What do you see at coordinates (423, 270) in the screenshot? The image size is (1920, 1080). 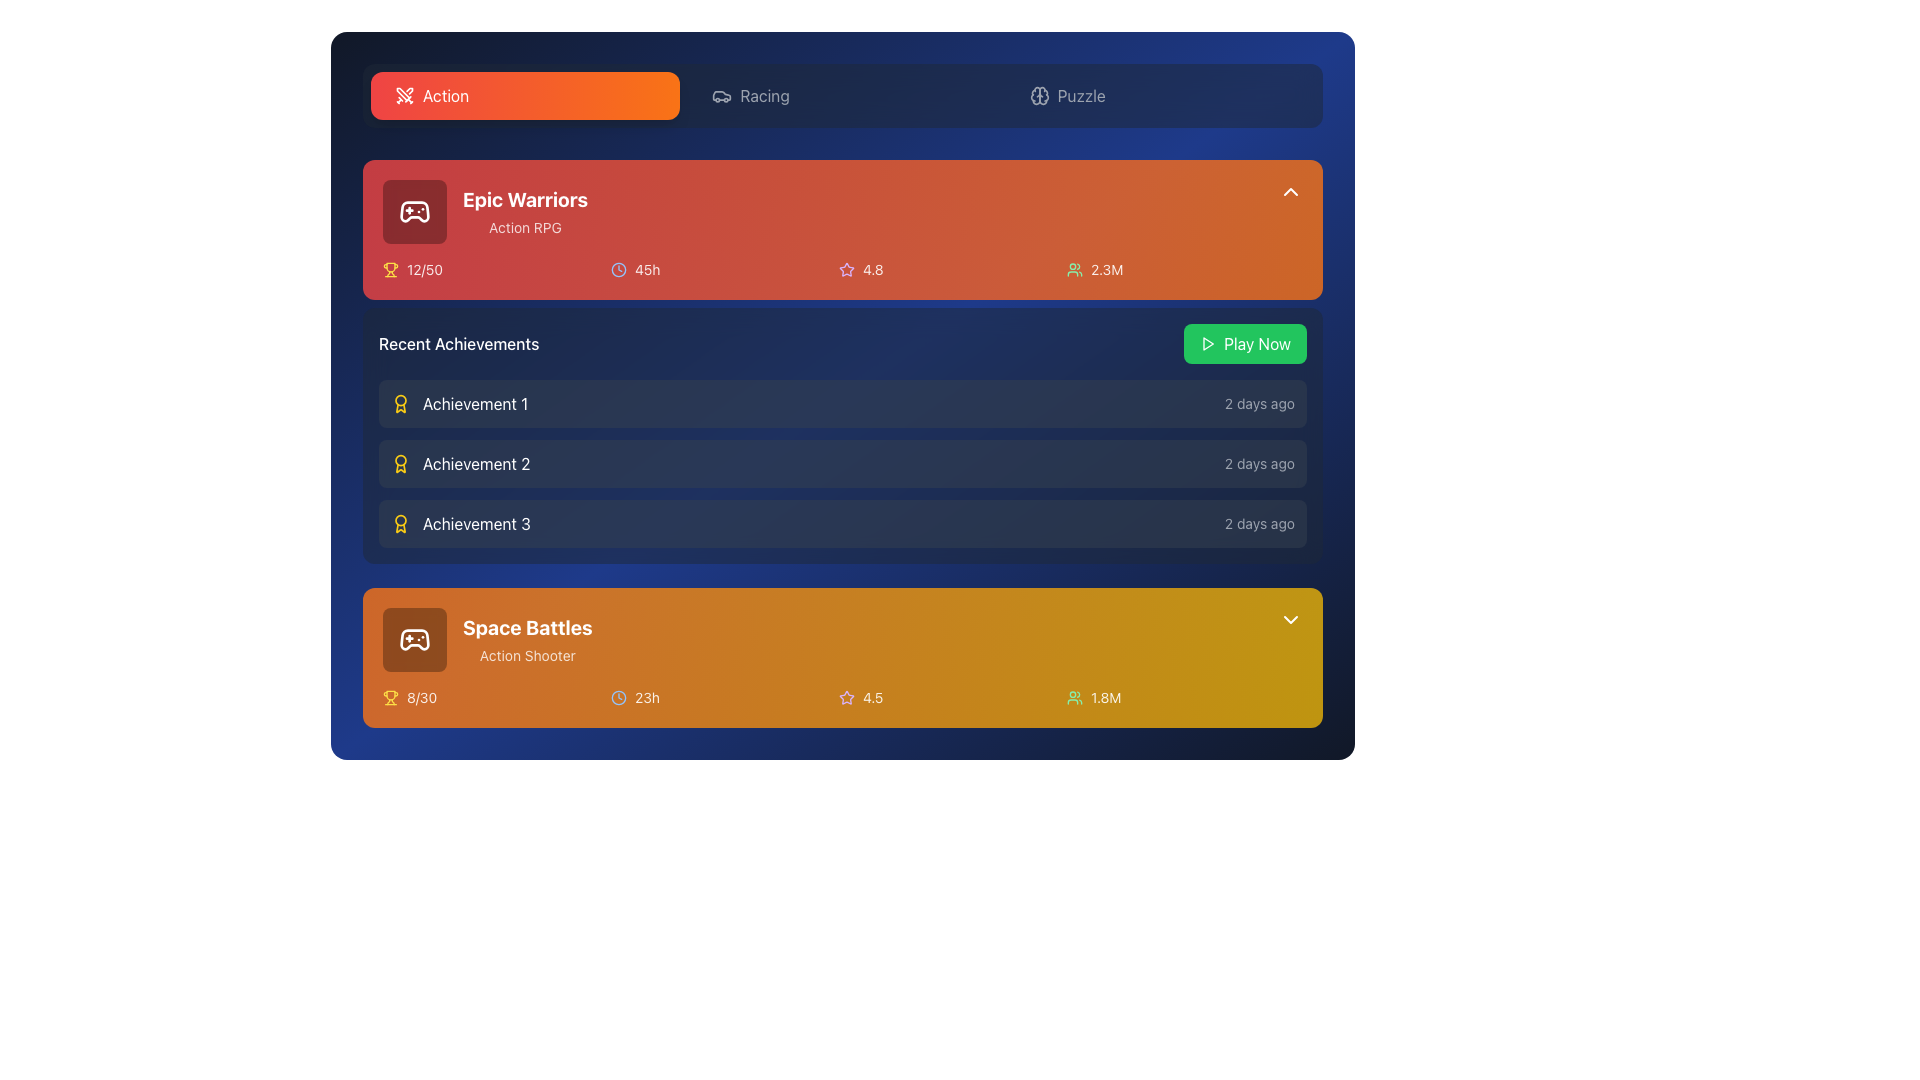 I see `the displayed text '12/50' in the small white font with reduced opacity, located to the right of the trophy icon in the 'Epic Warriors' game card area` at bounding box center [423, 270].